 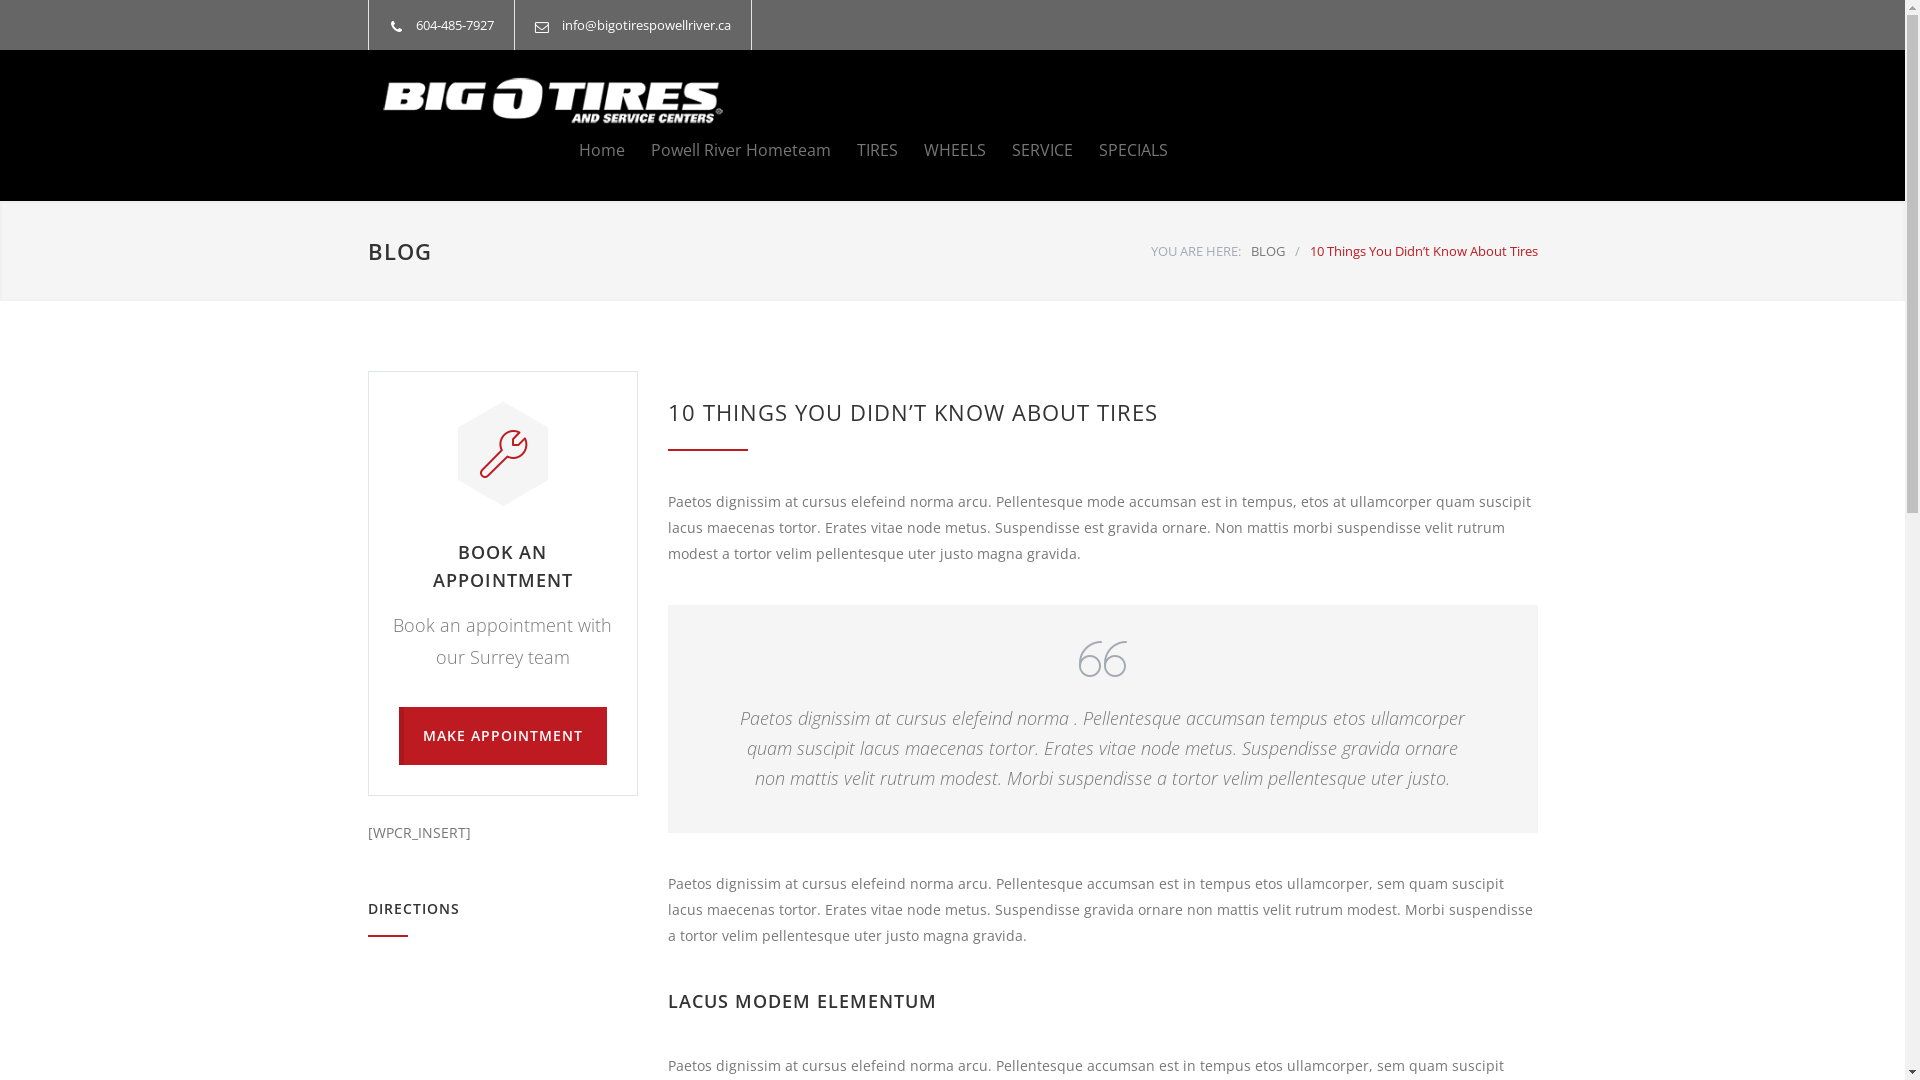 I want to click on 'Home', so click(x=576, y=149).